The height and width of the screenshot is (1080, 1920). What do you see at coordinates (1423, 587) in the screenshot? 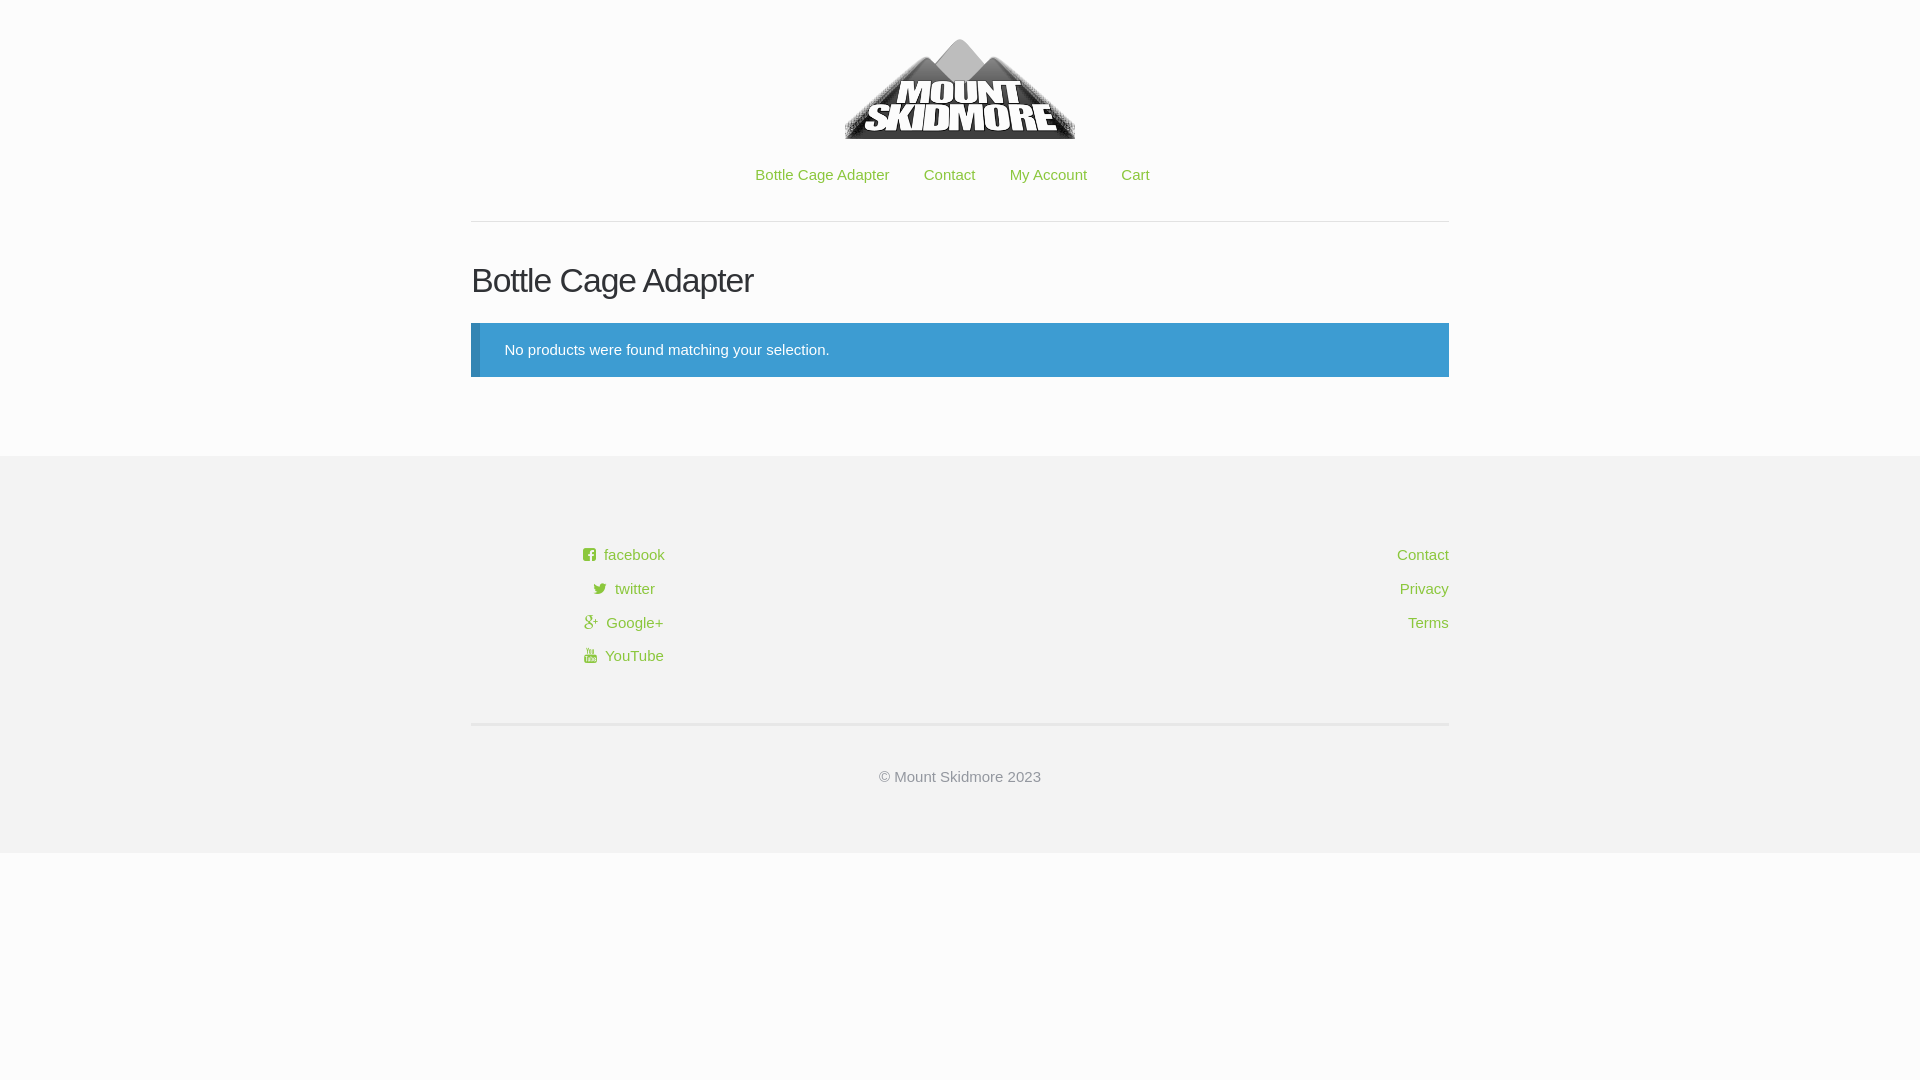
I see `'Privacy'` at bounding box center [1423, 587].